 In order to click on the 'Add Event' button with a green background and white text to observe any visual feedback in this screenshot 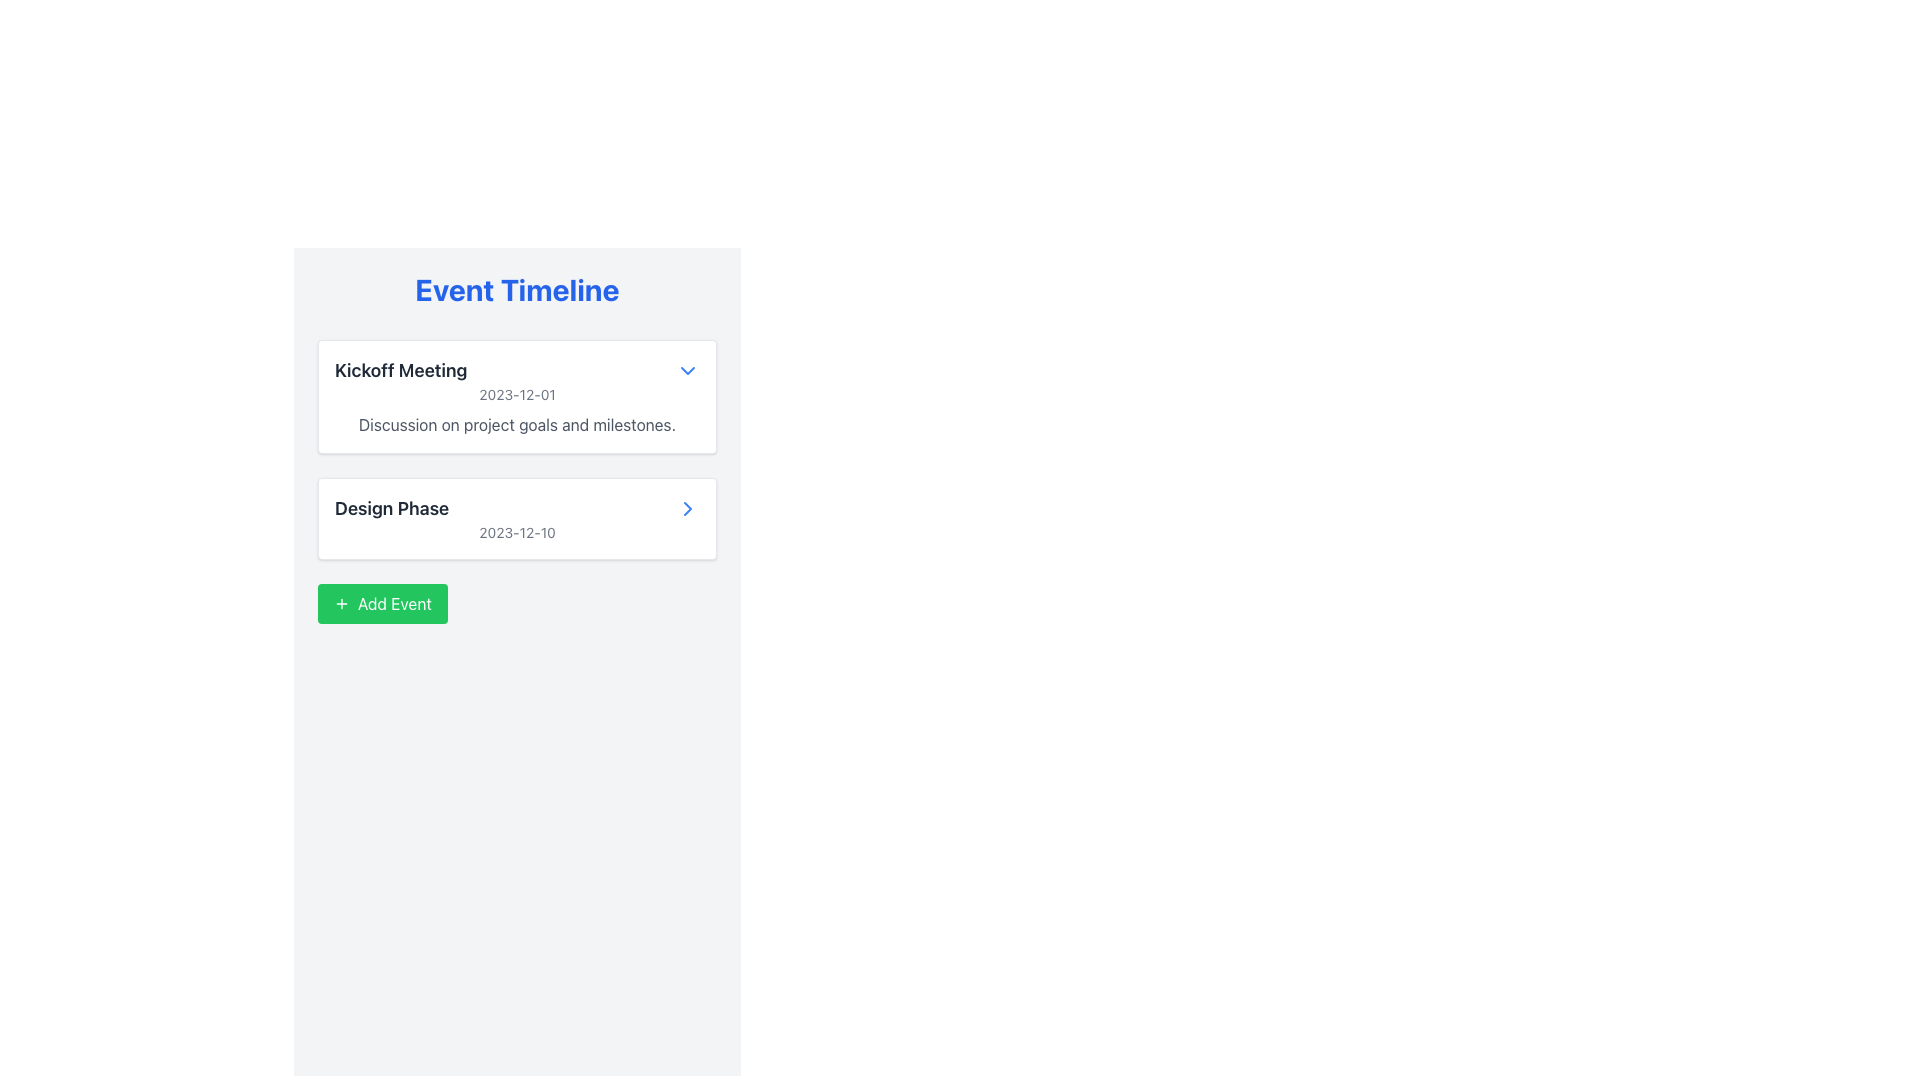, I will do `click(382, 603)`.